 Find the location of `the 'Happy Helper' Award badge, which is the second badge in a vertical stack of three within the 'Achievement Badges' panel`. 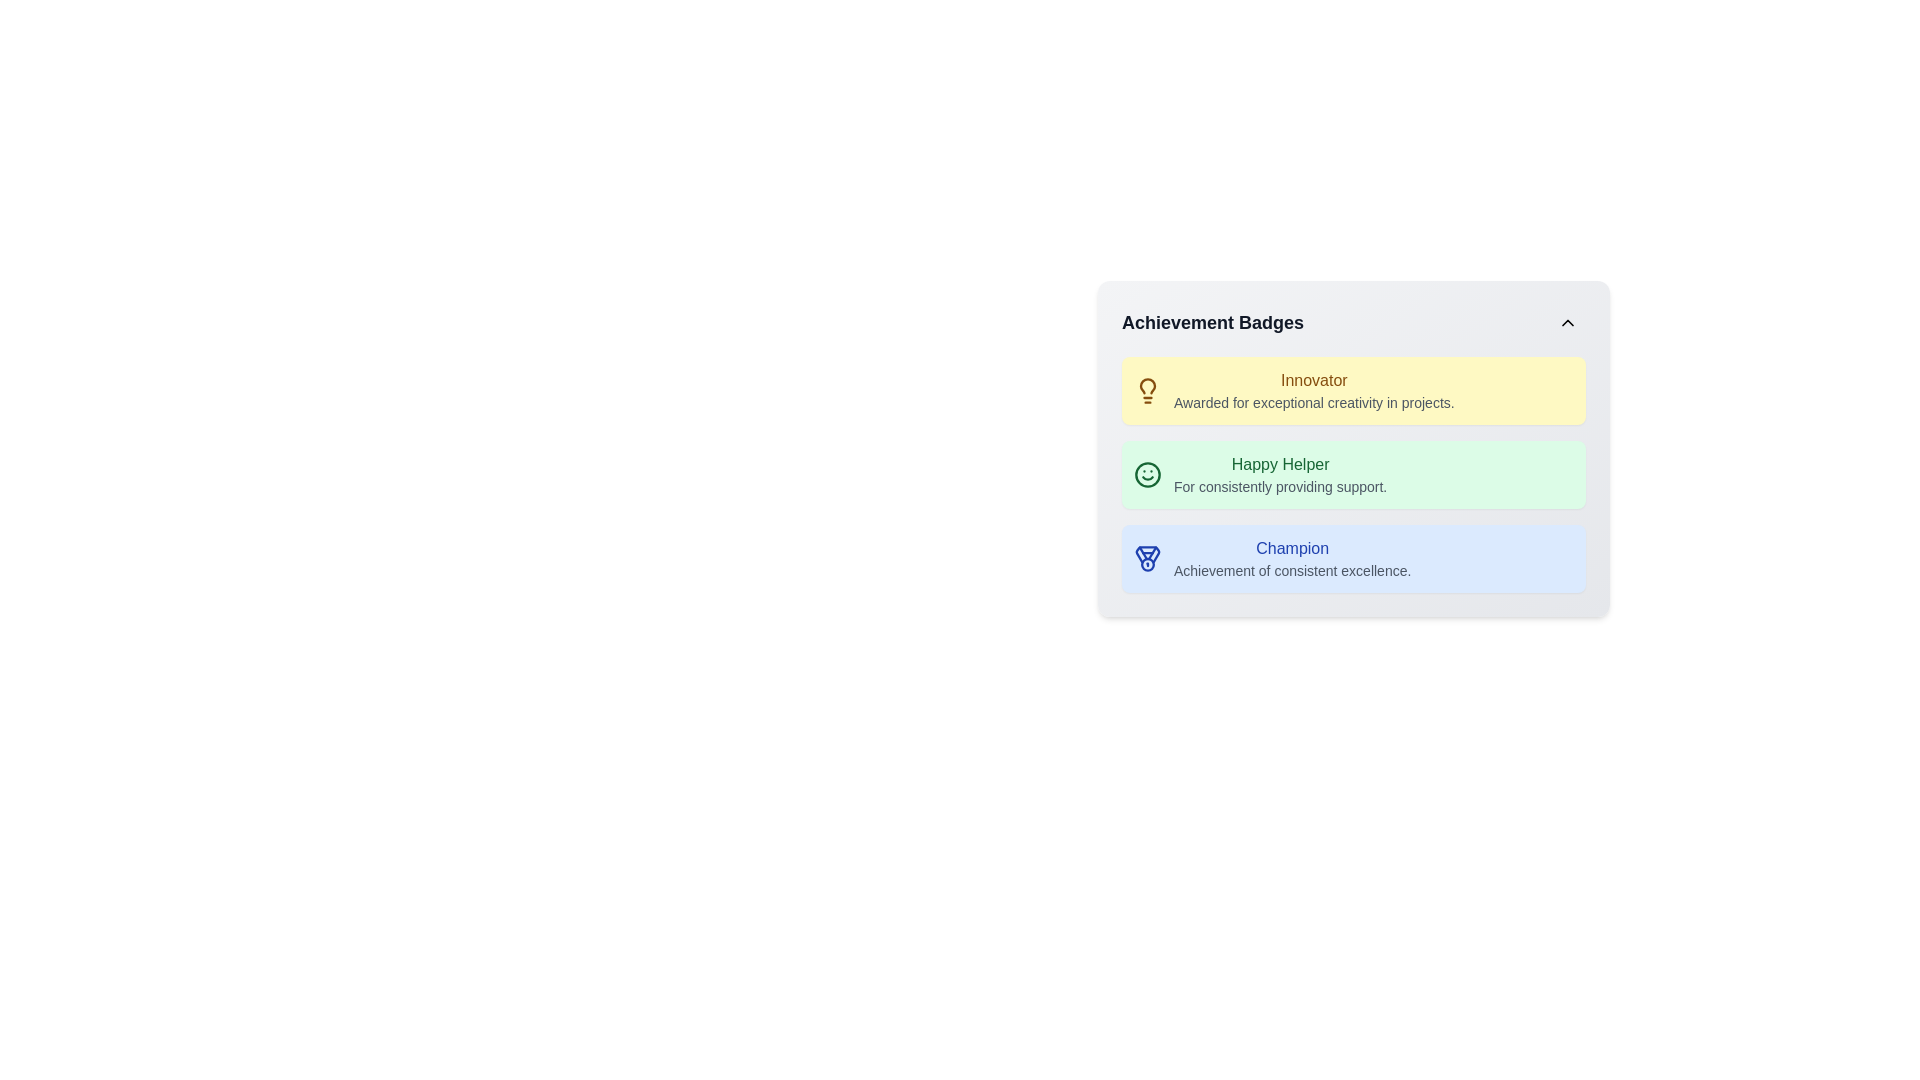

the 'Happy Helper' Award badge, which is the second badge in a vertical stack of three within the 'Achievement Badges' panel is located at coordinates (1353, 474).